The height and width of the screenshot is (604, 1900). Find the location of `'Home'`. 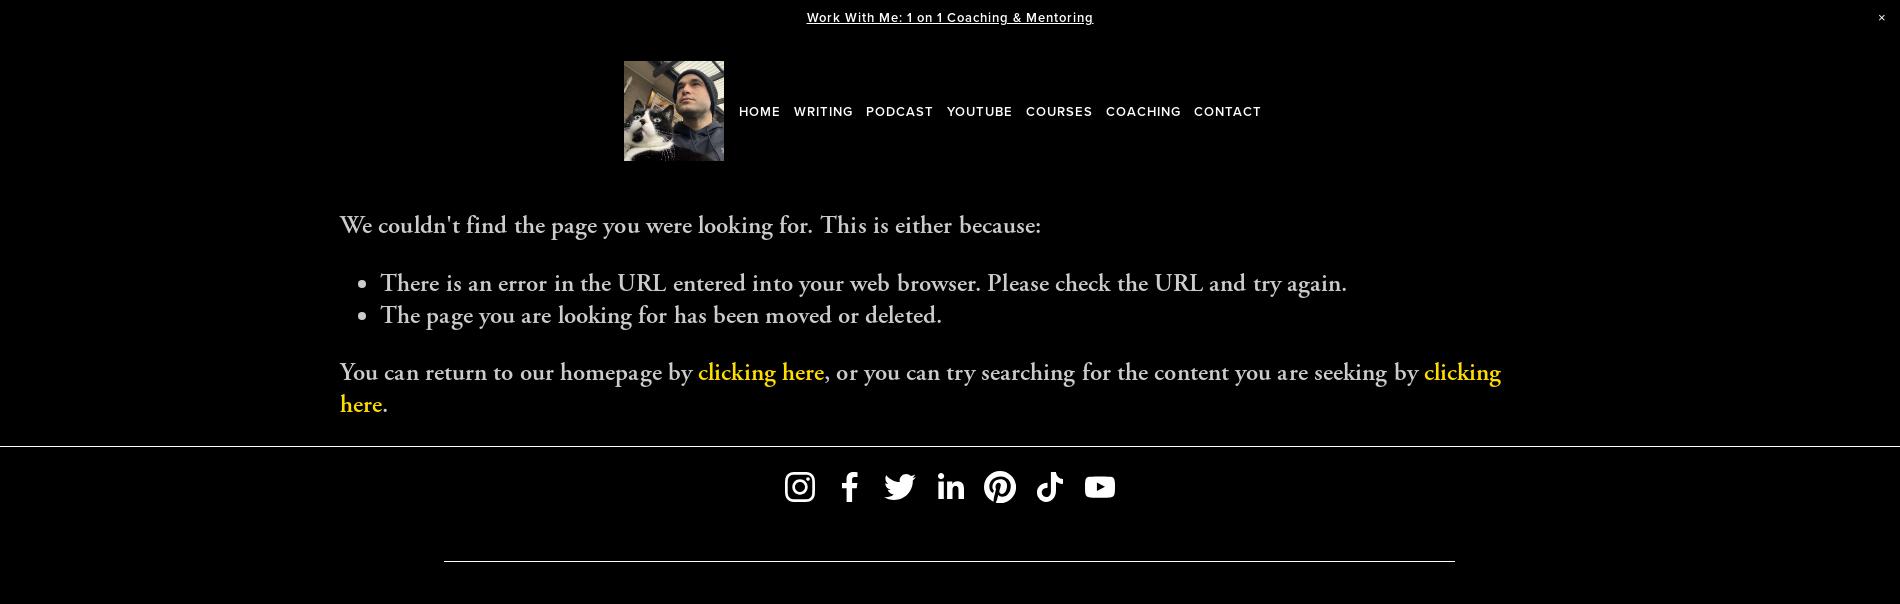

'Home' is located at coordinates (759, 110).